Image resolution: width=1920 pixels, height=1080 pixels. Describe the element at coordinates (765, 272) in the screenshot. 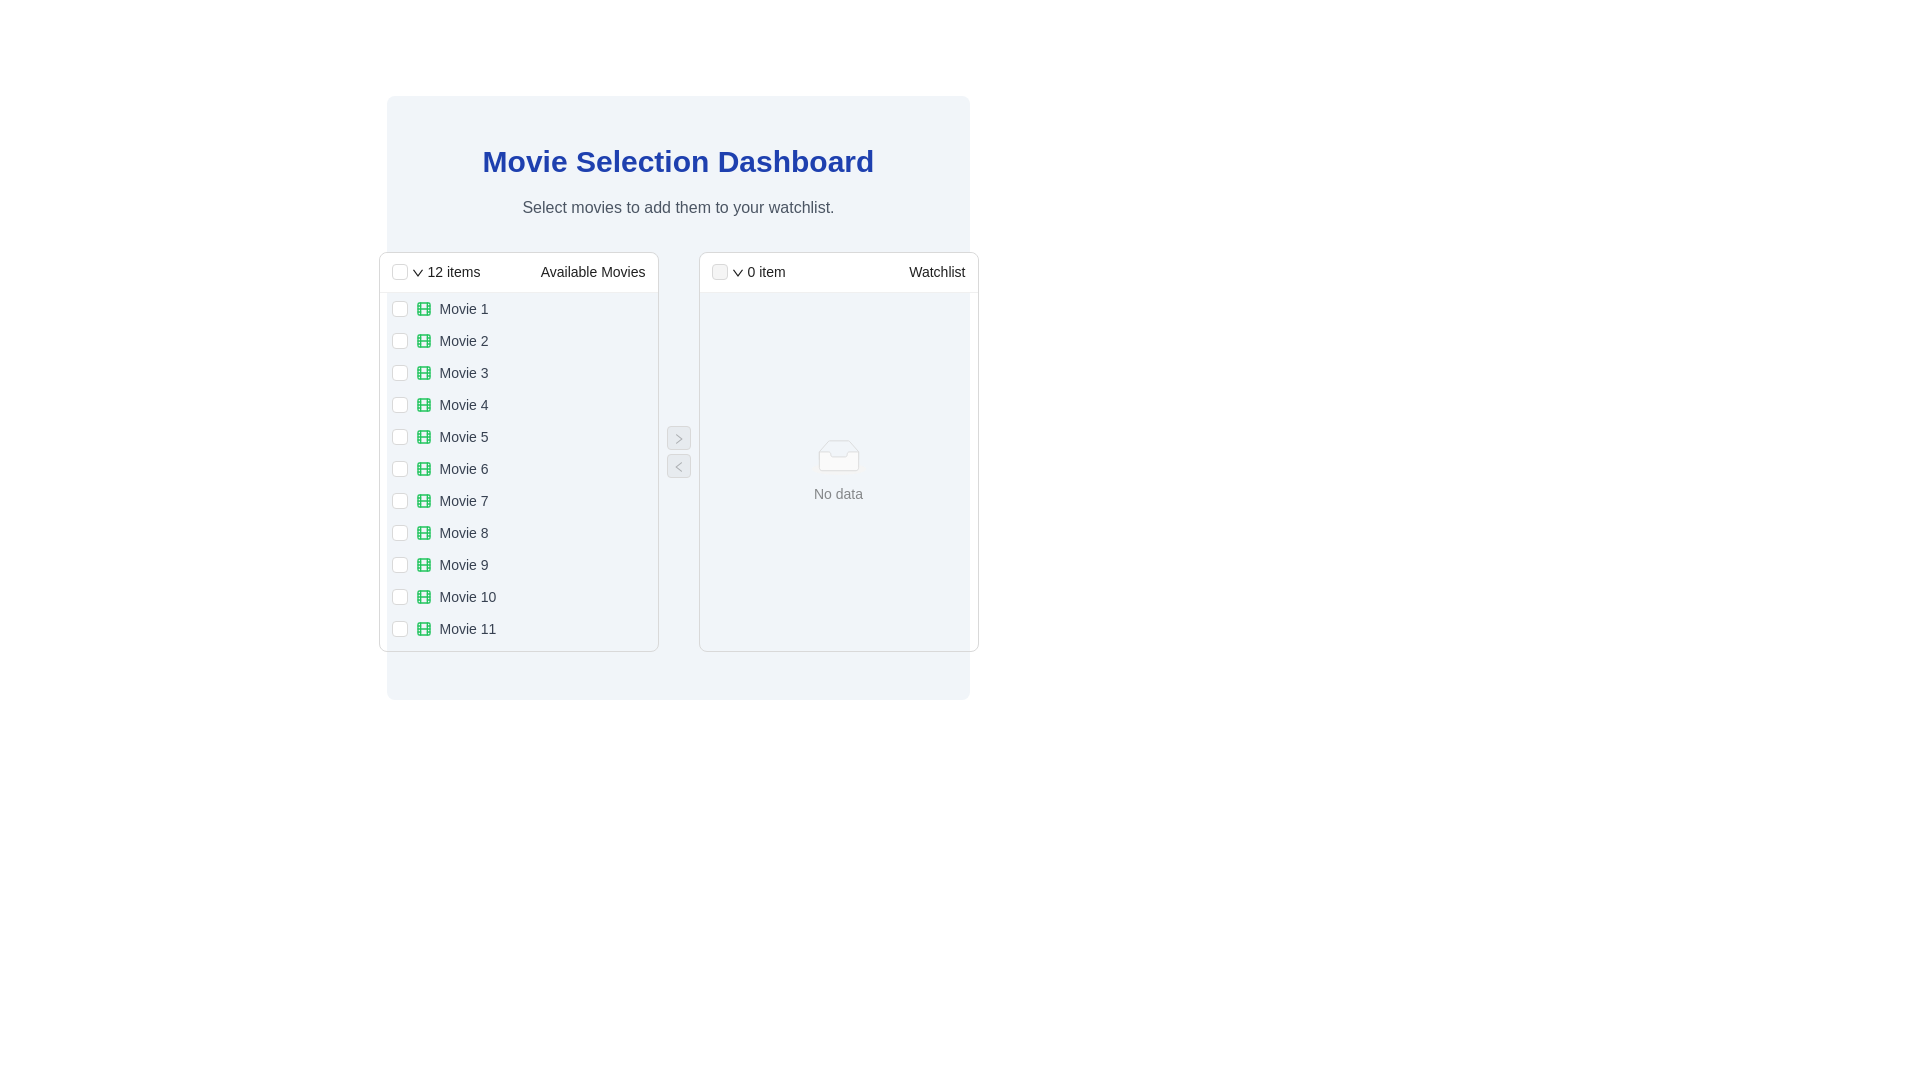

I see `the text label displaying '0 item' which indicates the current count of items in the 'Watchlist' section header` at that location.